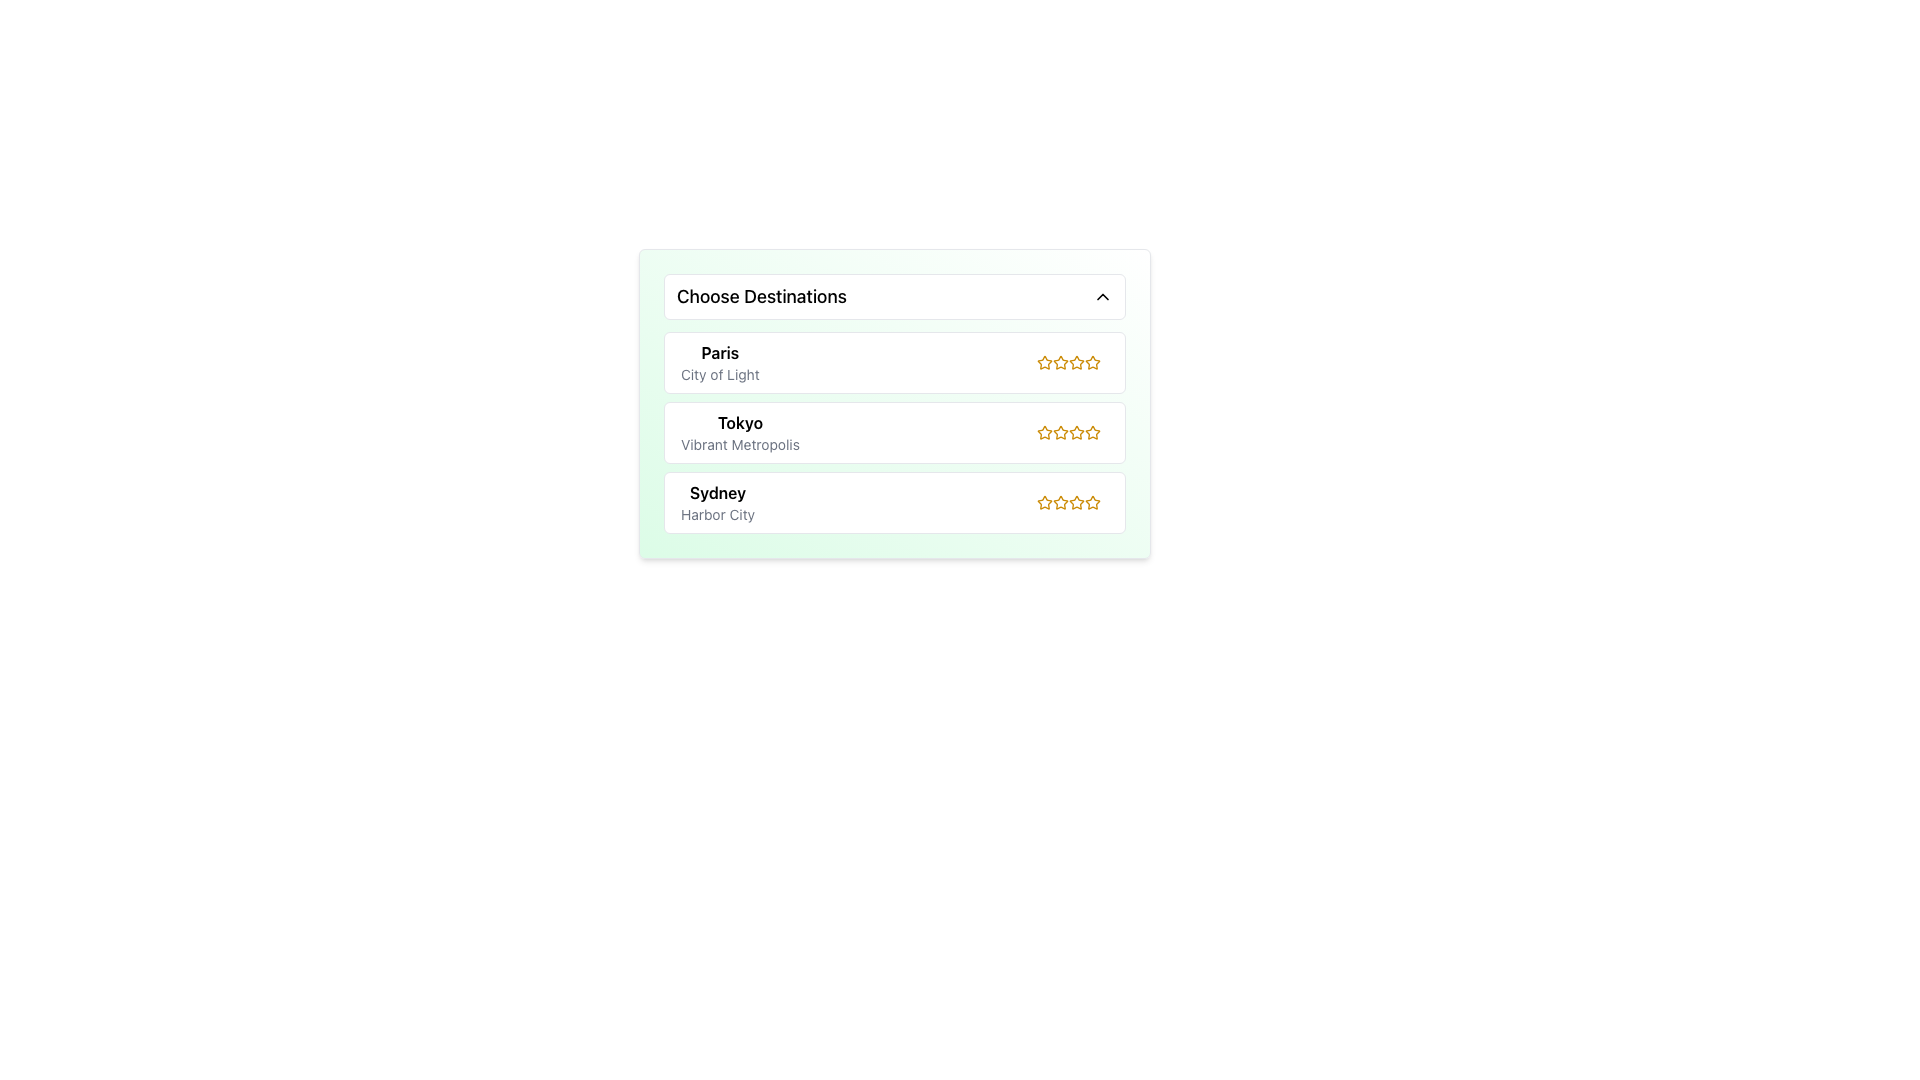 The image size is (1920, 1080). What do you see at coordinates (1059, 362) in the screenshot?
I see `yellow star icon used for rating next to the text 'Paris' under the 'Choose Destinations' header in the 'City of Light' section` at bounding box center [1059, 362].